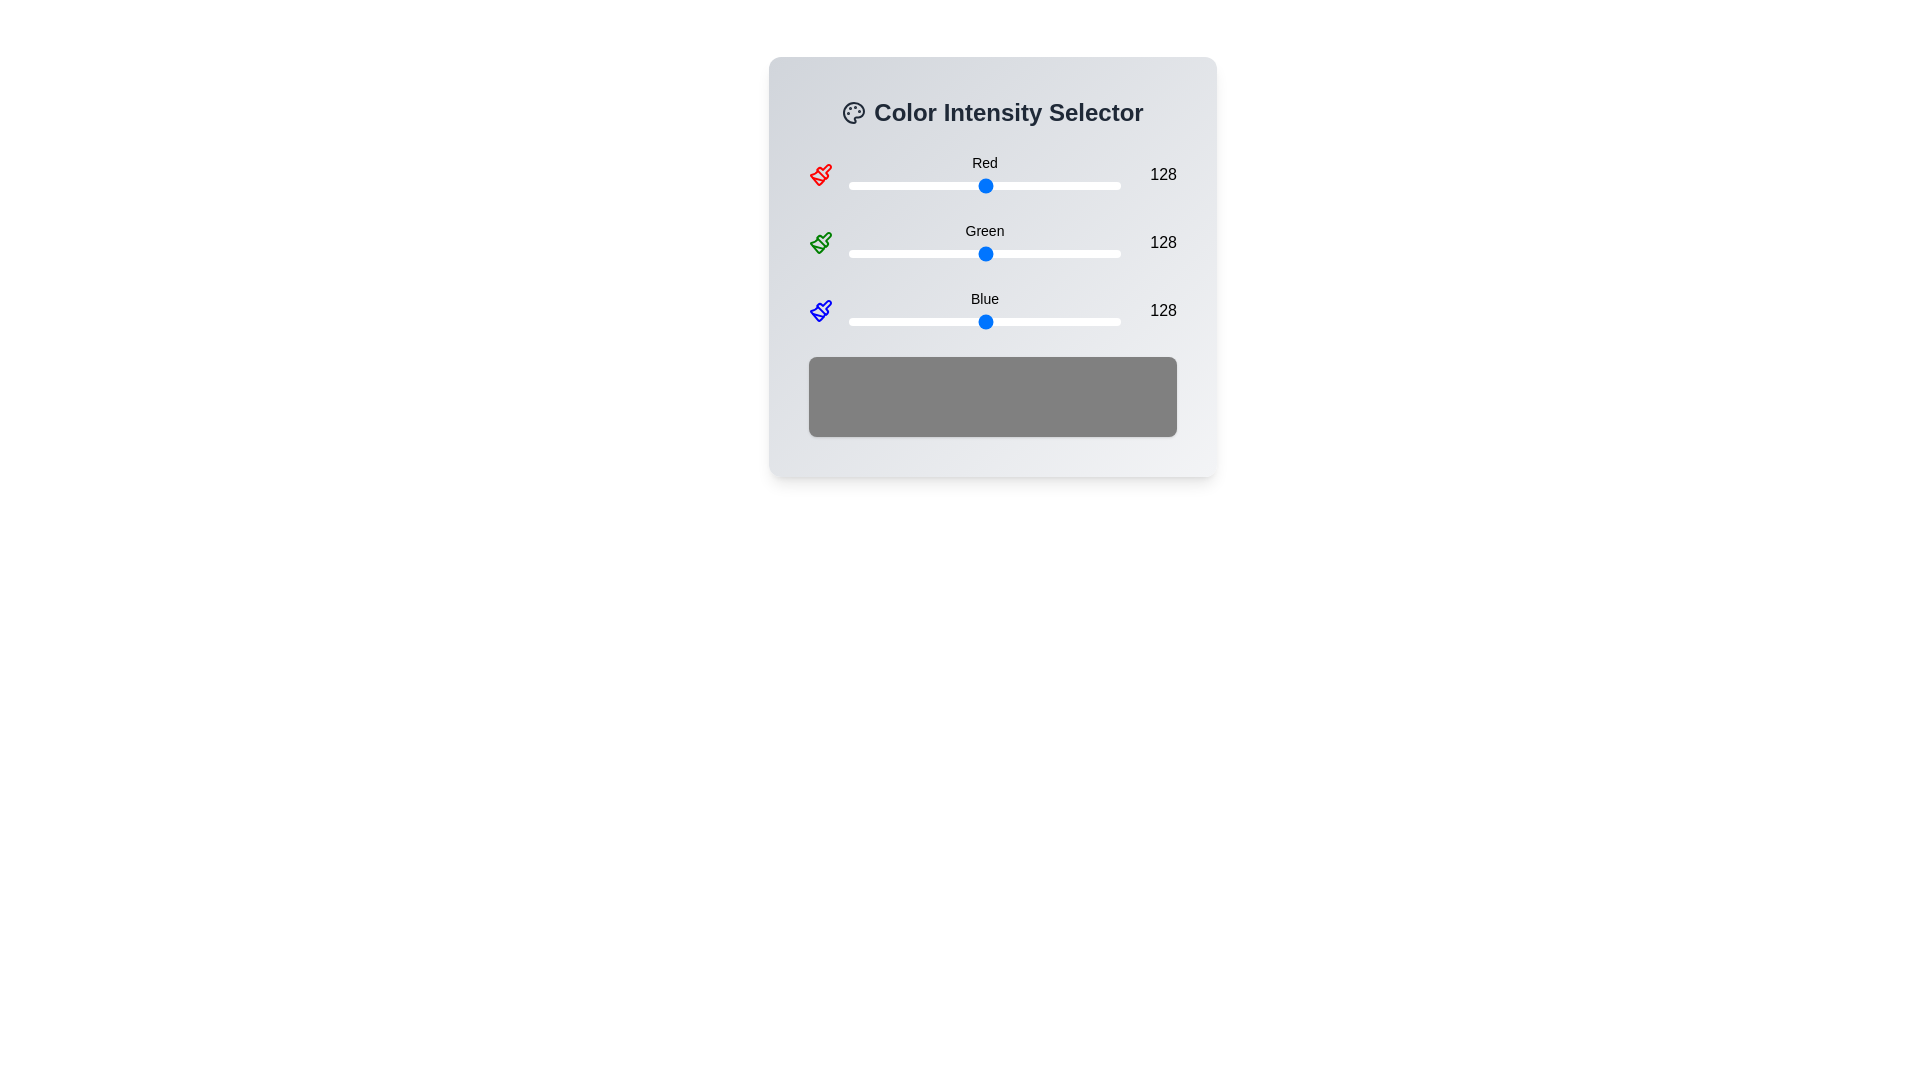  Describe the element at coordinates (984, 161) in the screenshot. I see `the text label displaying the word 'Red' which is centrally aligned above the intensity slider in the Color Intensity Selector section` at that location.